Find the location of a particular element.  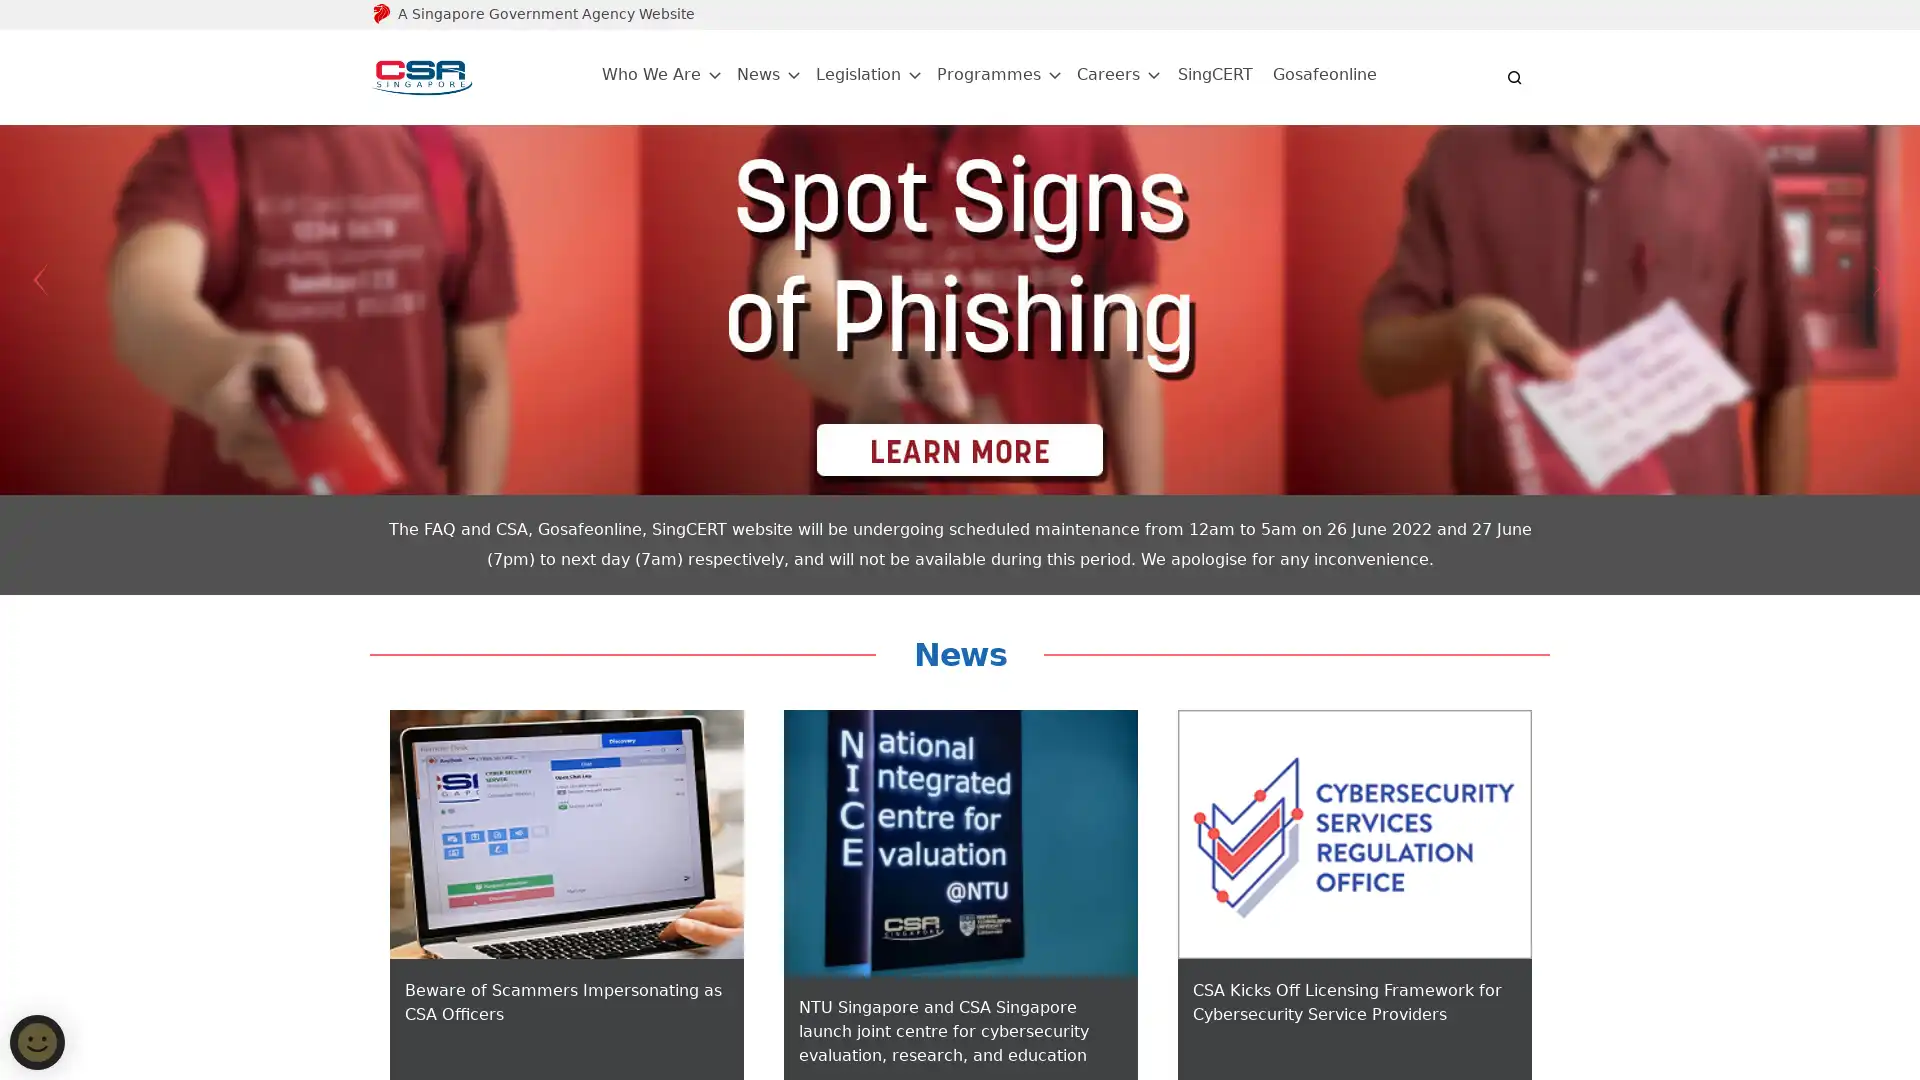

Next is located at coordinates (1879, 280).